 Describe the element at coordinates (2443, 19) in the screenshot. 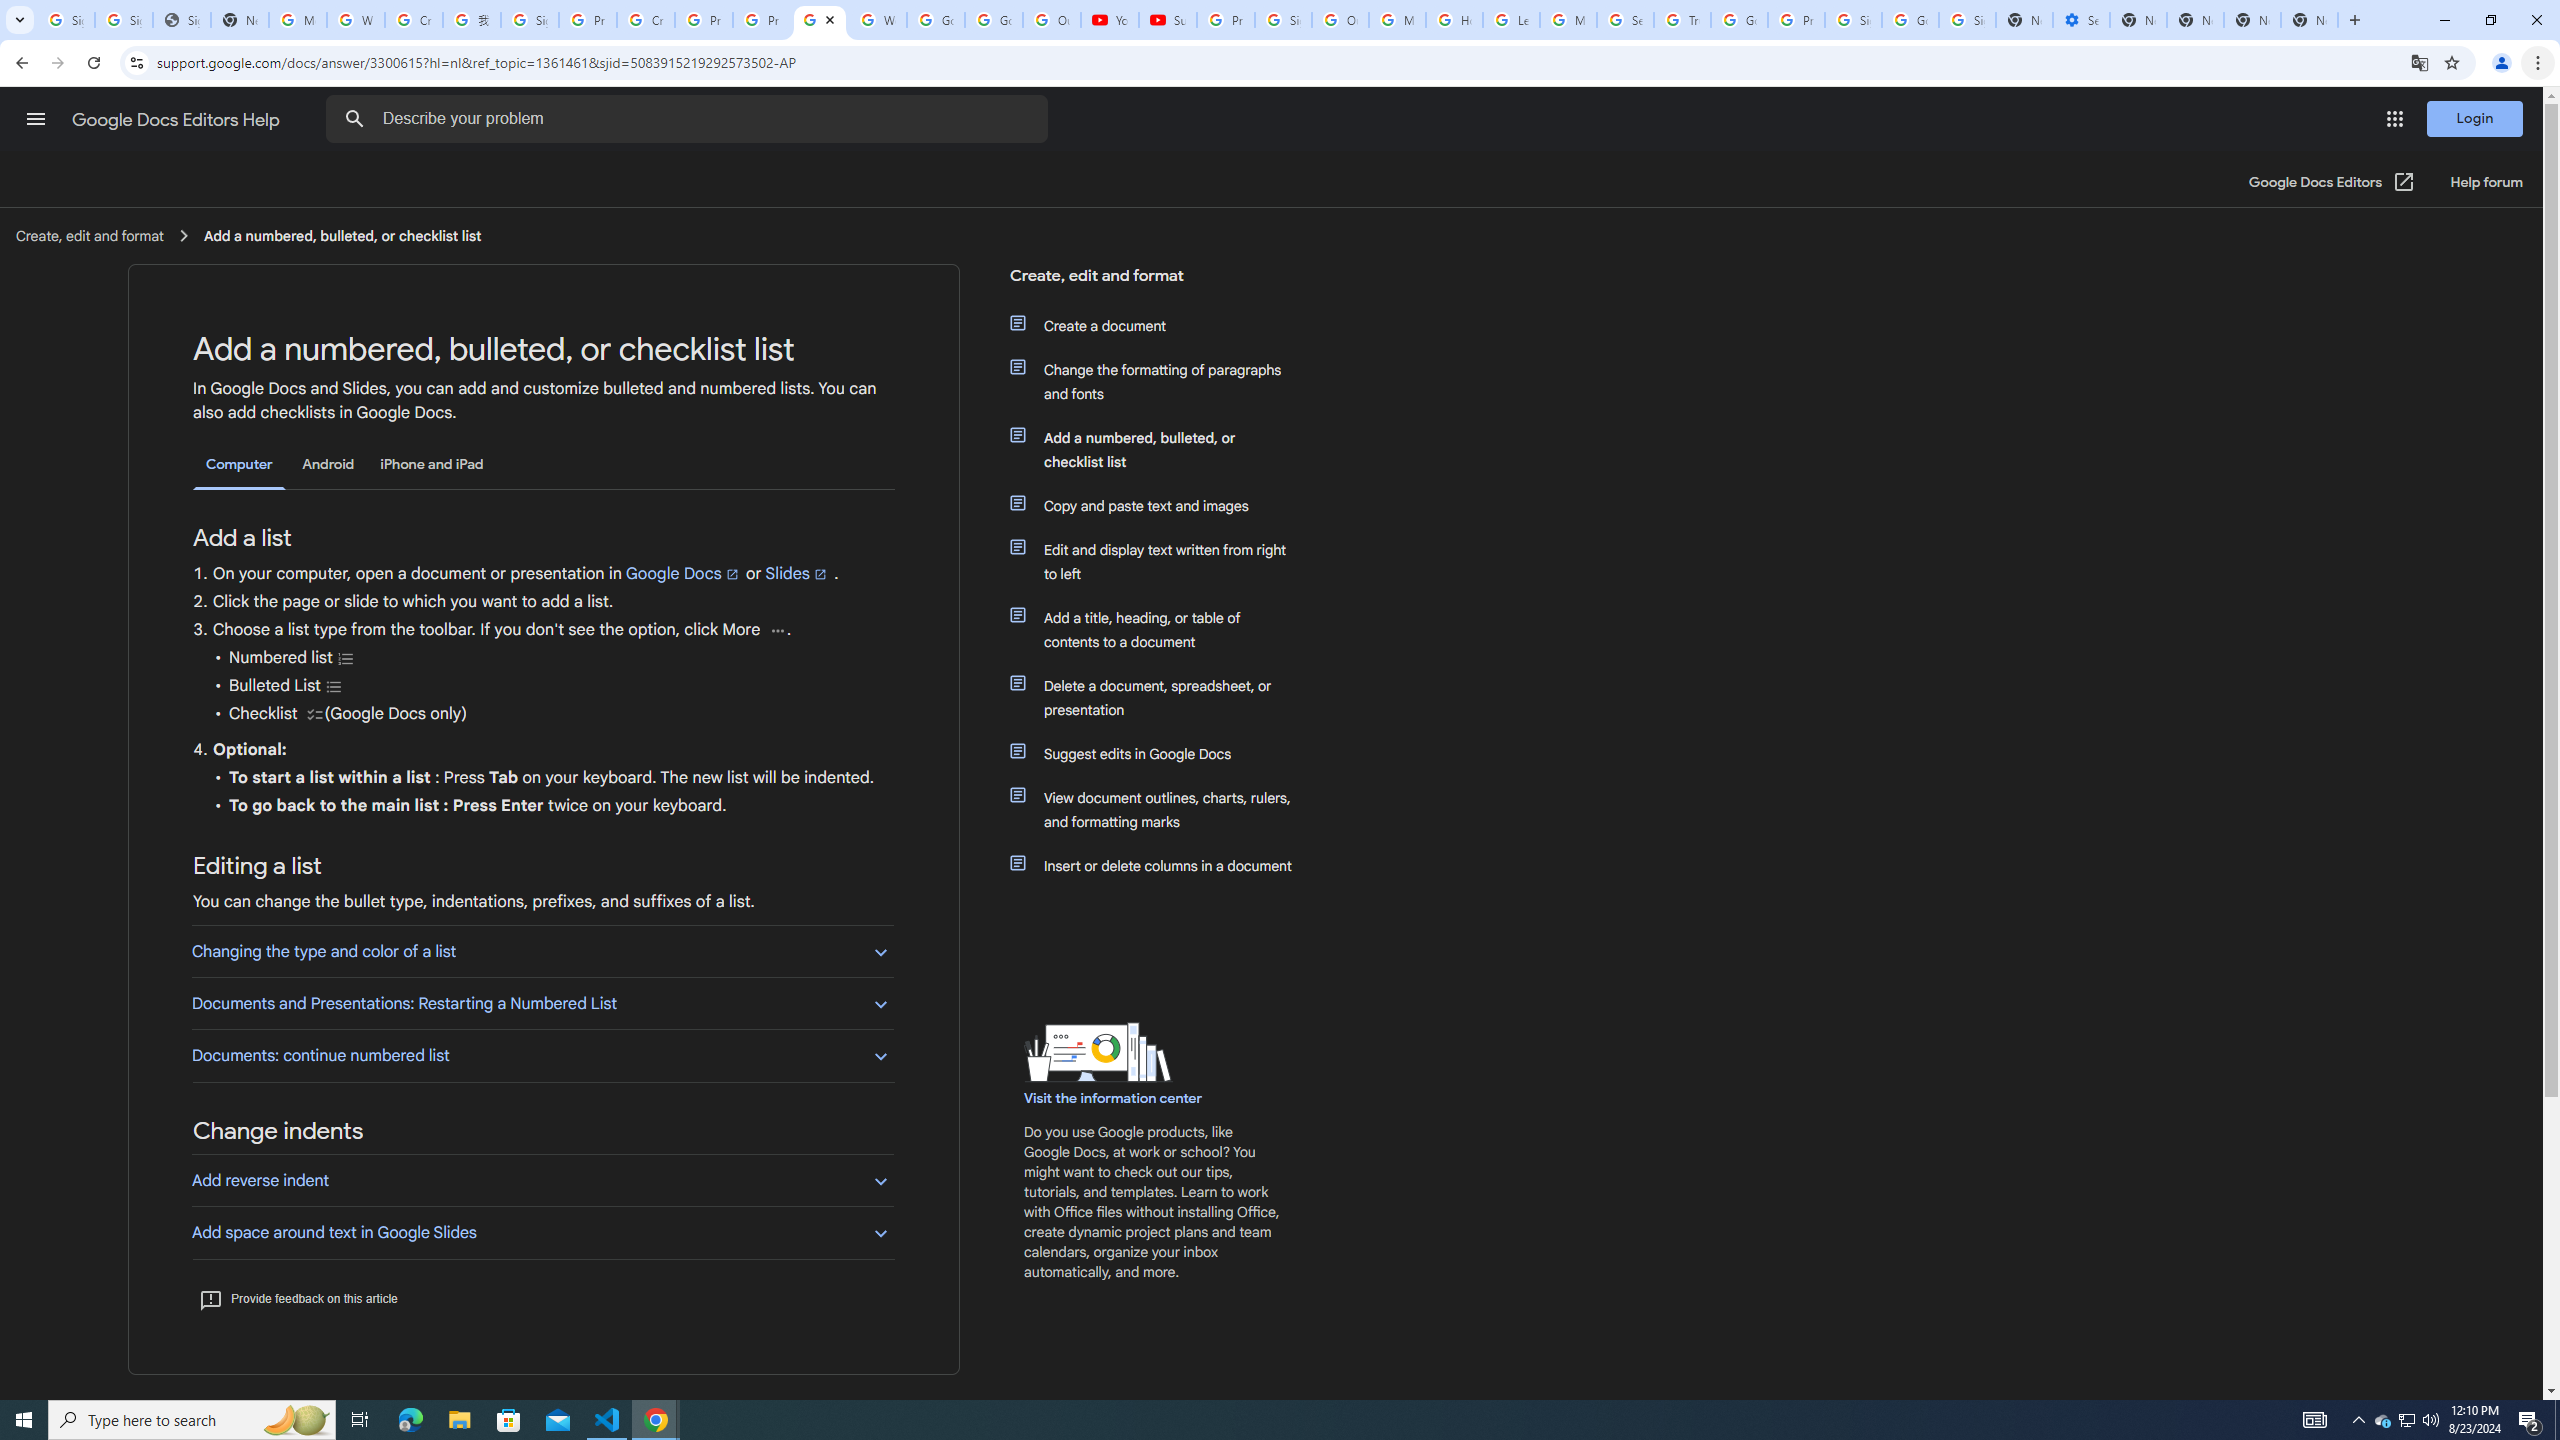

I see `'Minimize'` at that location.